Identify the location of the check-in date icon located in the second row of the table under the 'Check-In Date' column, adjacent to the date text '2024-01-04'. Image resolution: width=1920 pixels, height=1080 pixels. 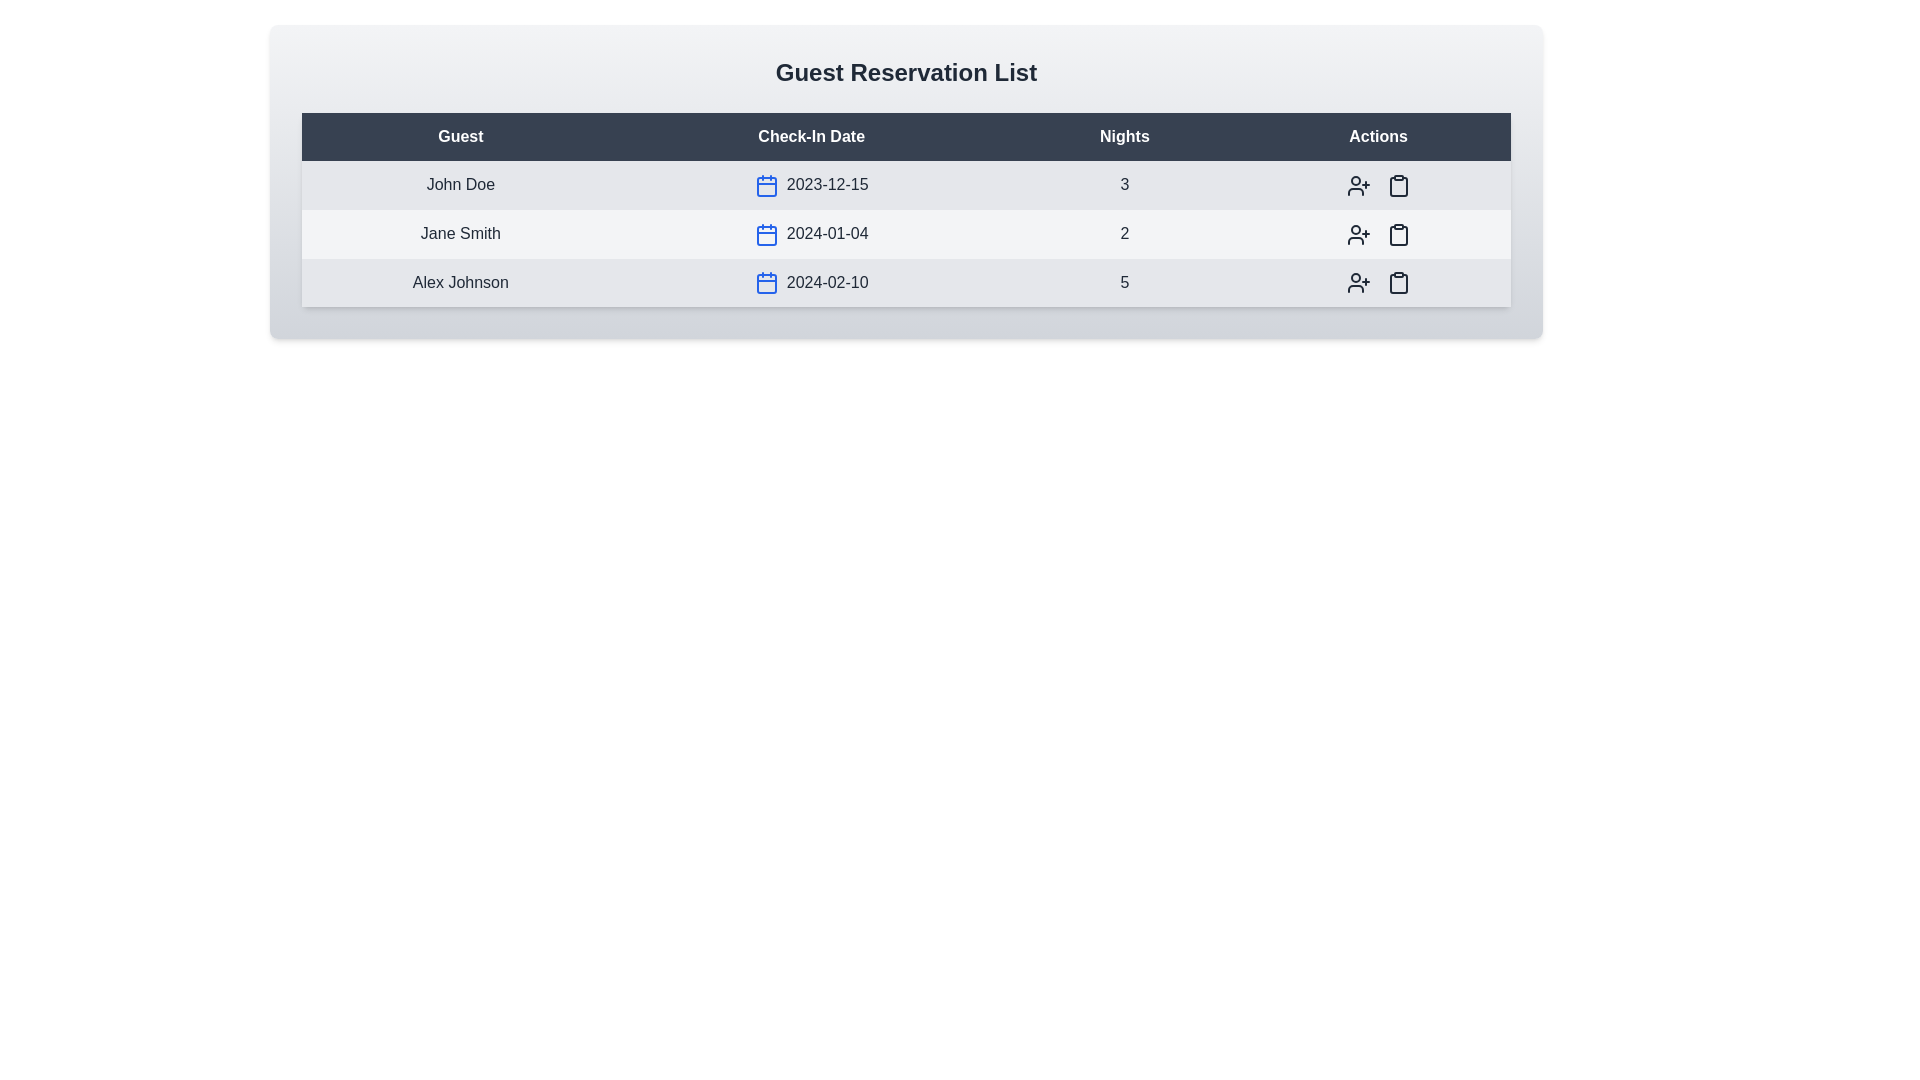
(765, 233).